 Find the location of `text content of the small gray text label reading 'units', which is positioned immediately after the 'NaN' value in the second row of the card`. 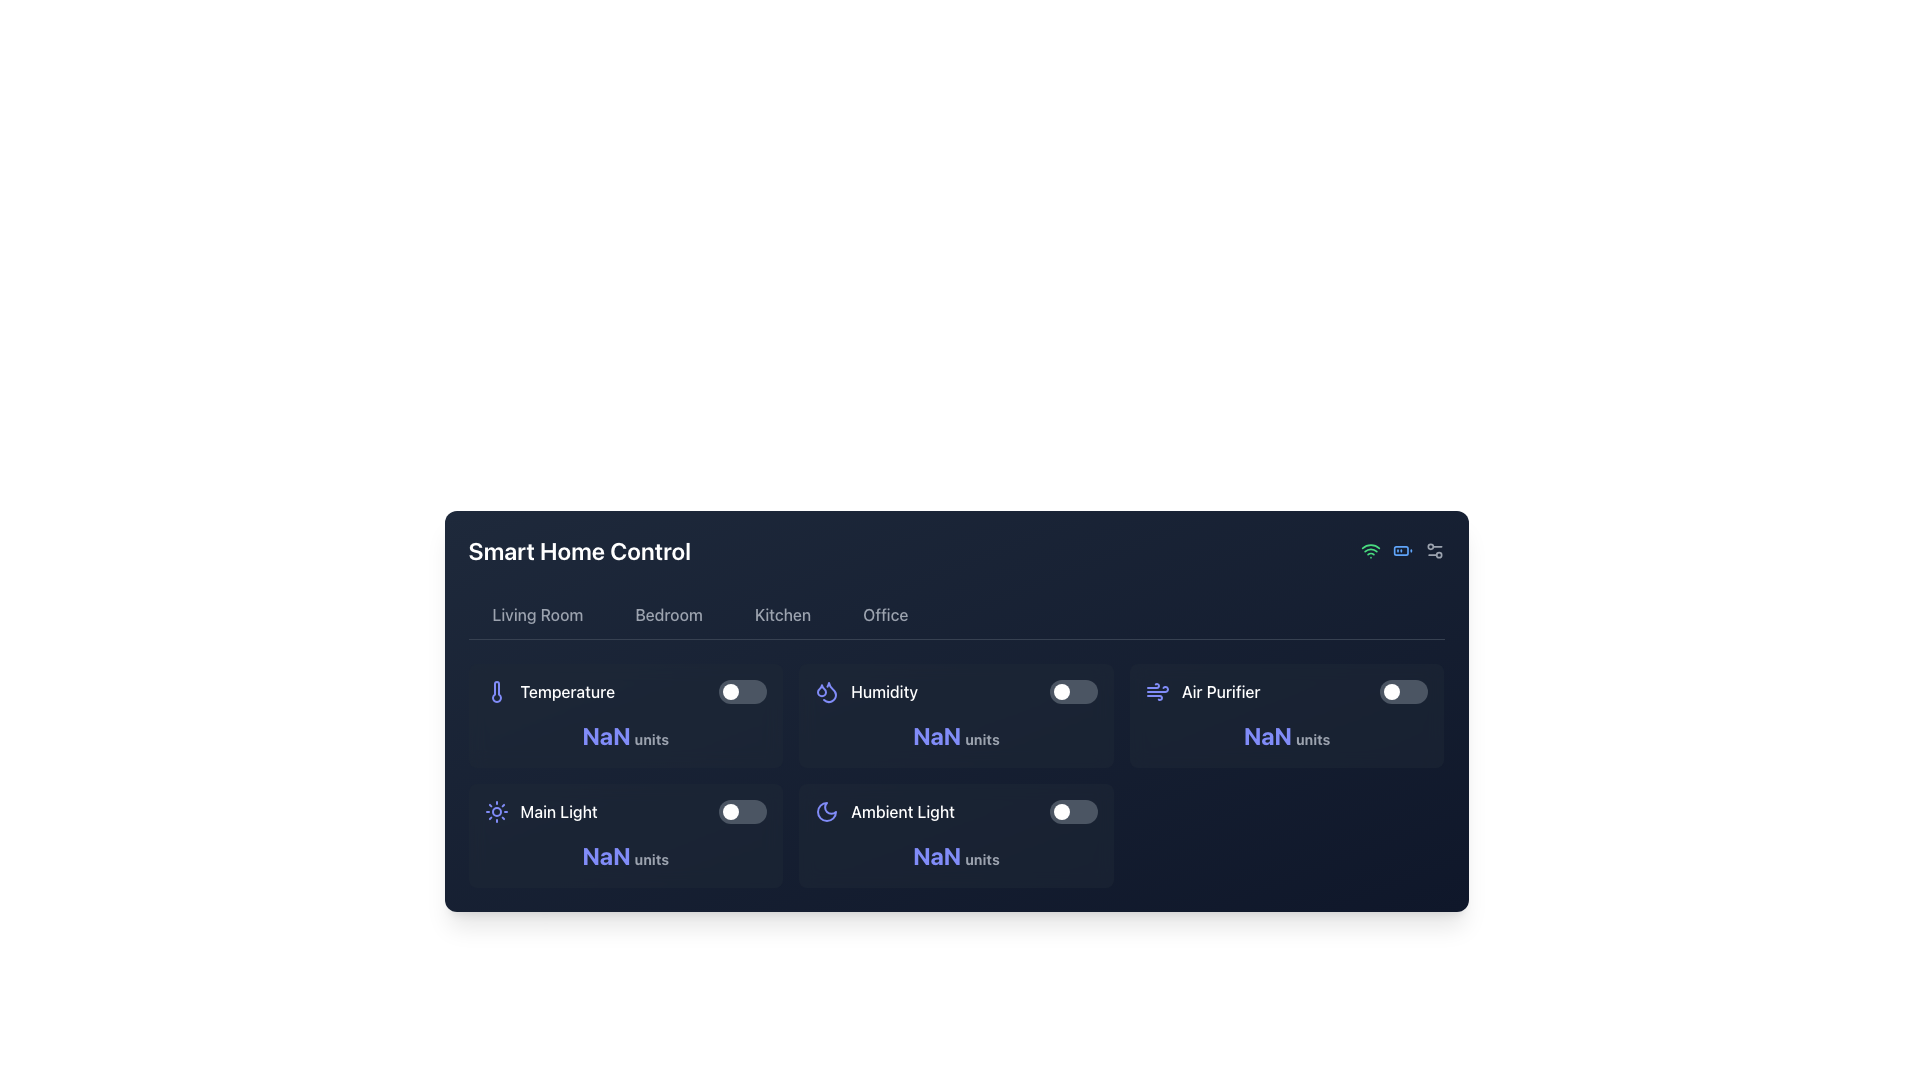

text content of the small gray text label reading 'units', which is positioned immediately after the 'NaN' value in the second row of the card is located at coordinates (982, 739).